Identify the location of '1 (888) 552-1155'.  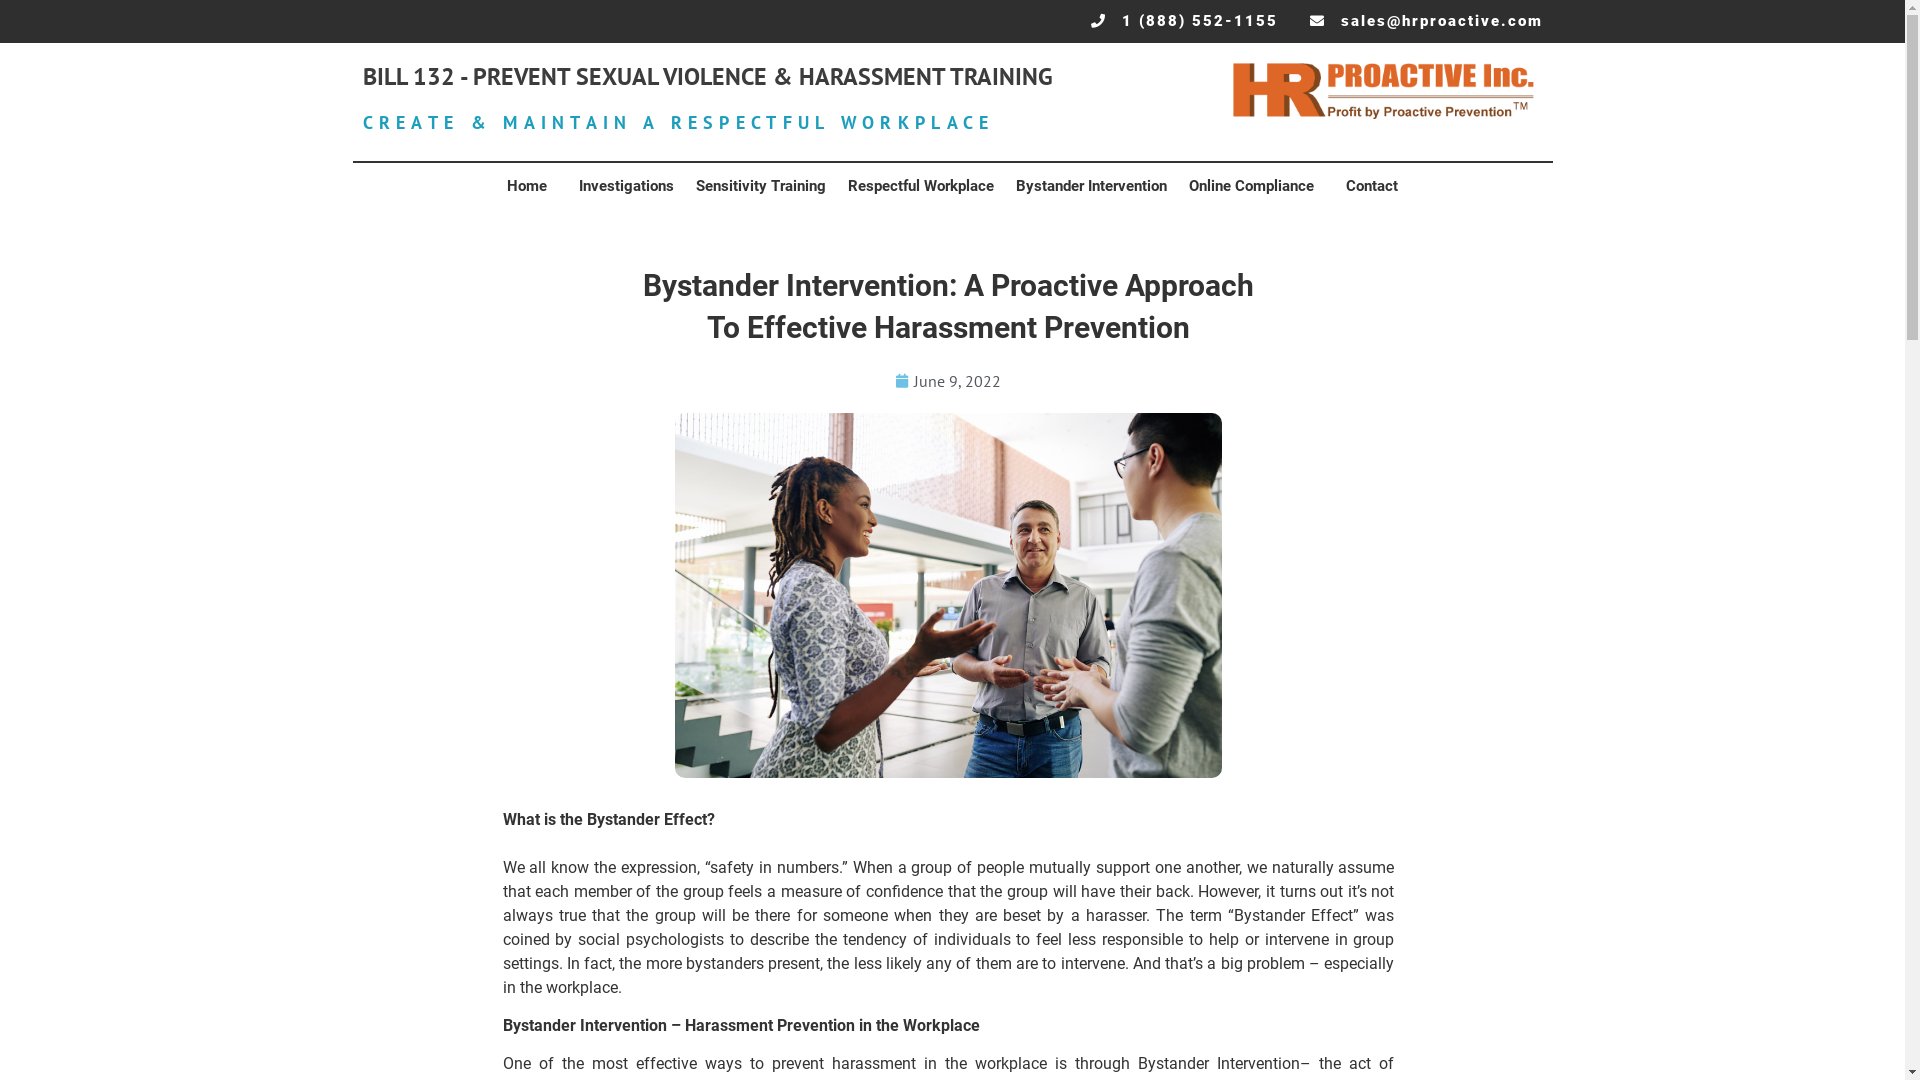
(1184, 21).